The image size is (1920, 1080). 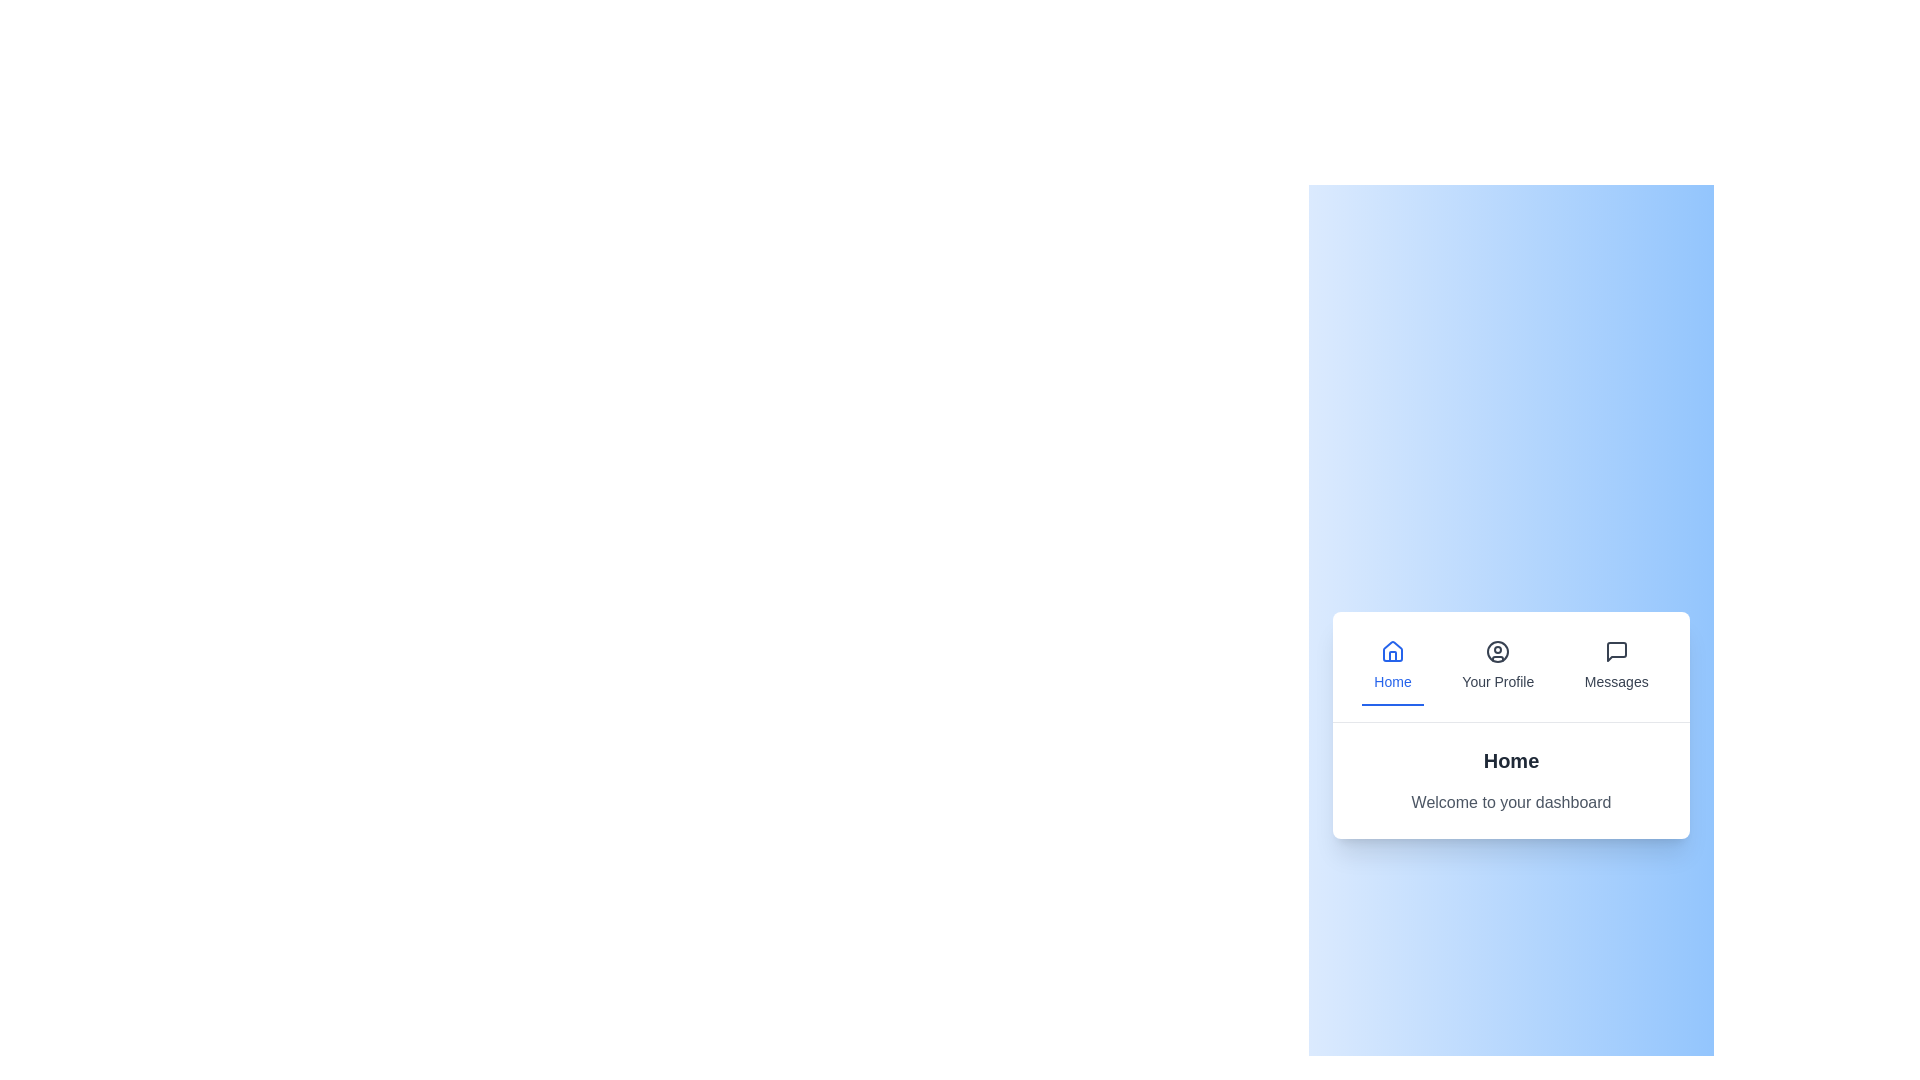 I want to click on the 'Home' tab to inspect its visual state, so click(x=1391, y=666).